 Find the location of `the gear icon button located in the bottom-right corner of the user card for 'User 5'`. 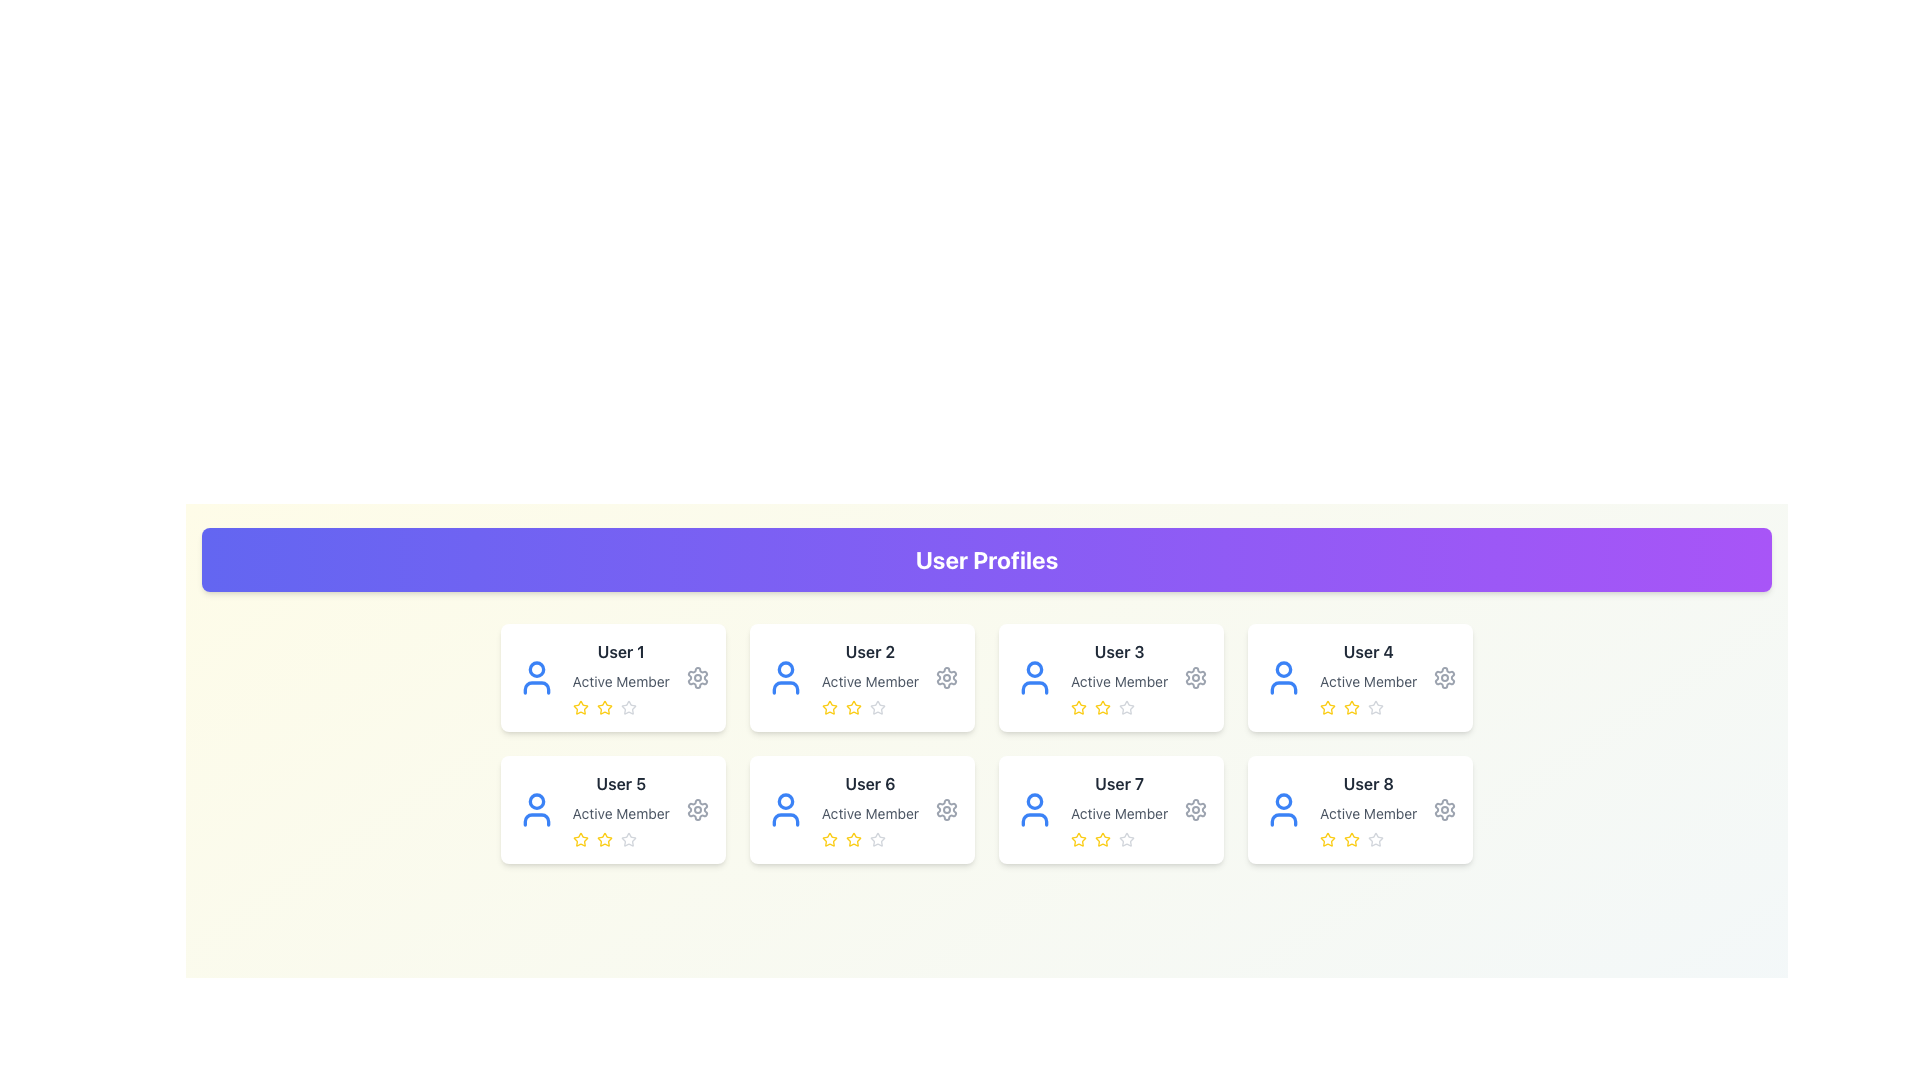

the gear icon button located in the bottom-right corner of the user card for 'User 5' is located at coordinates (697, 810).